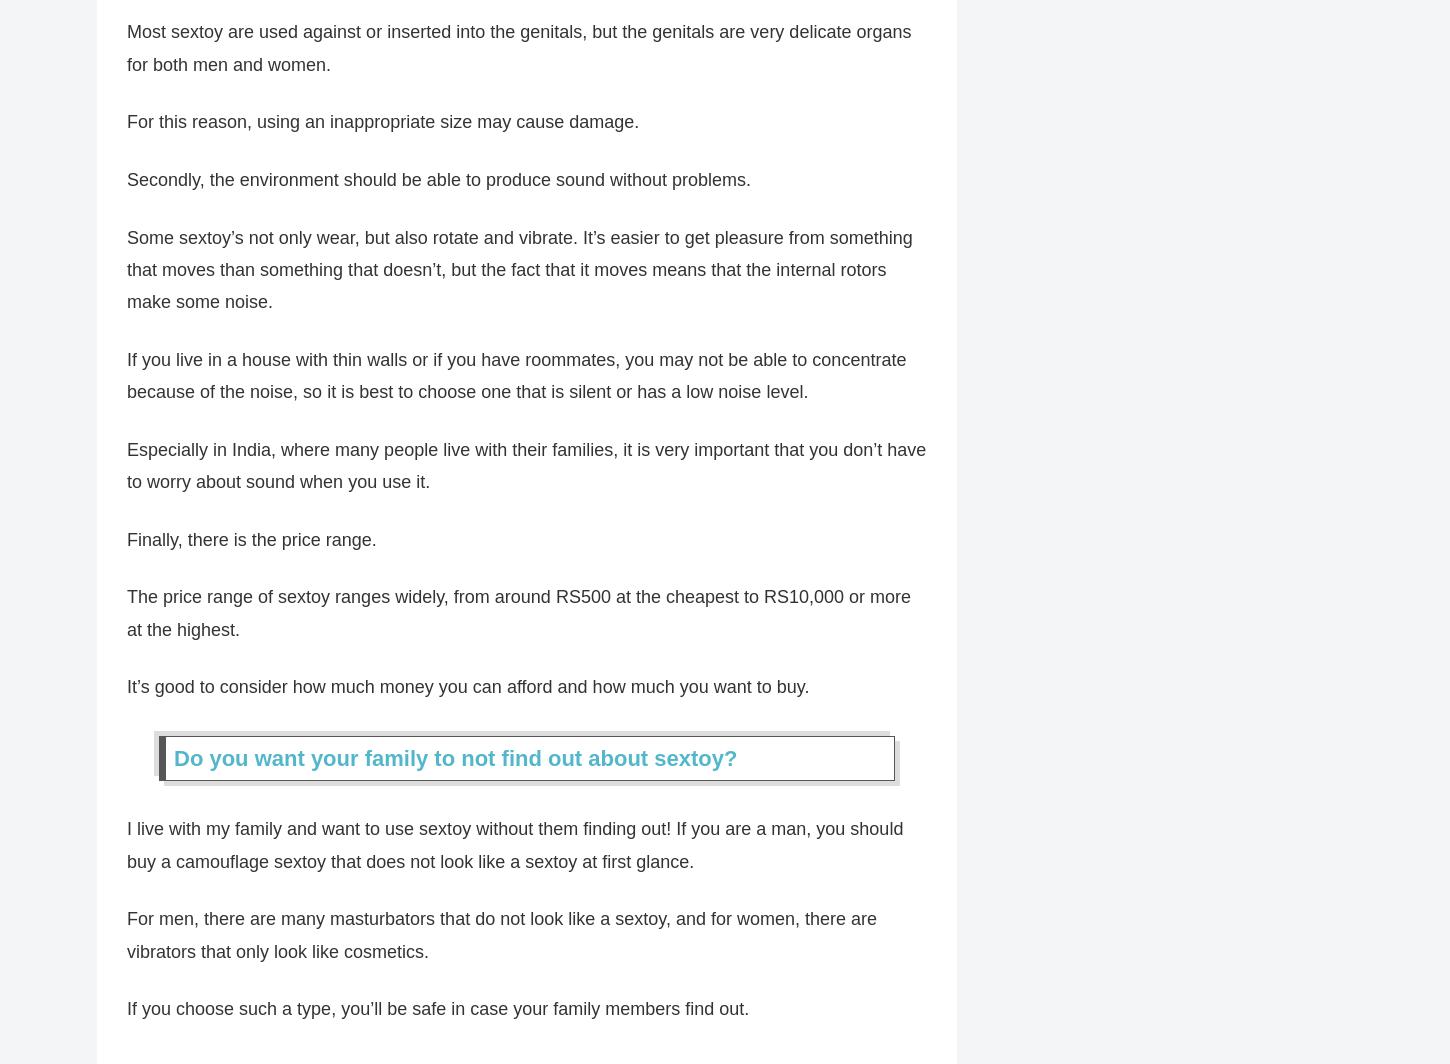 This screenshot has height=1064, width=1450. Describe the element at coordinates (251, 551) in the screenshot. I see `'Finally, there is the price range.'` at that location.